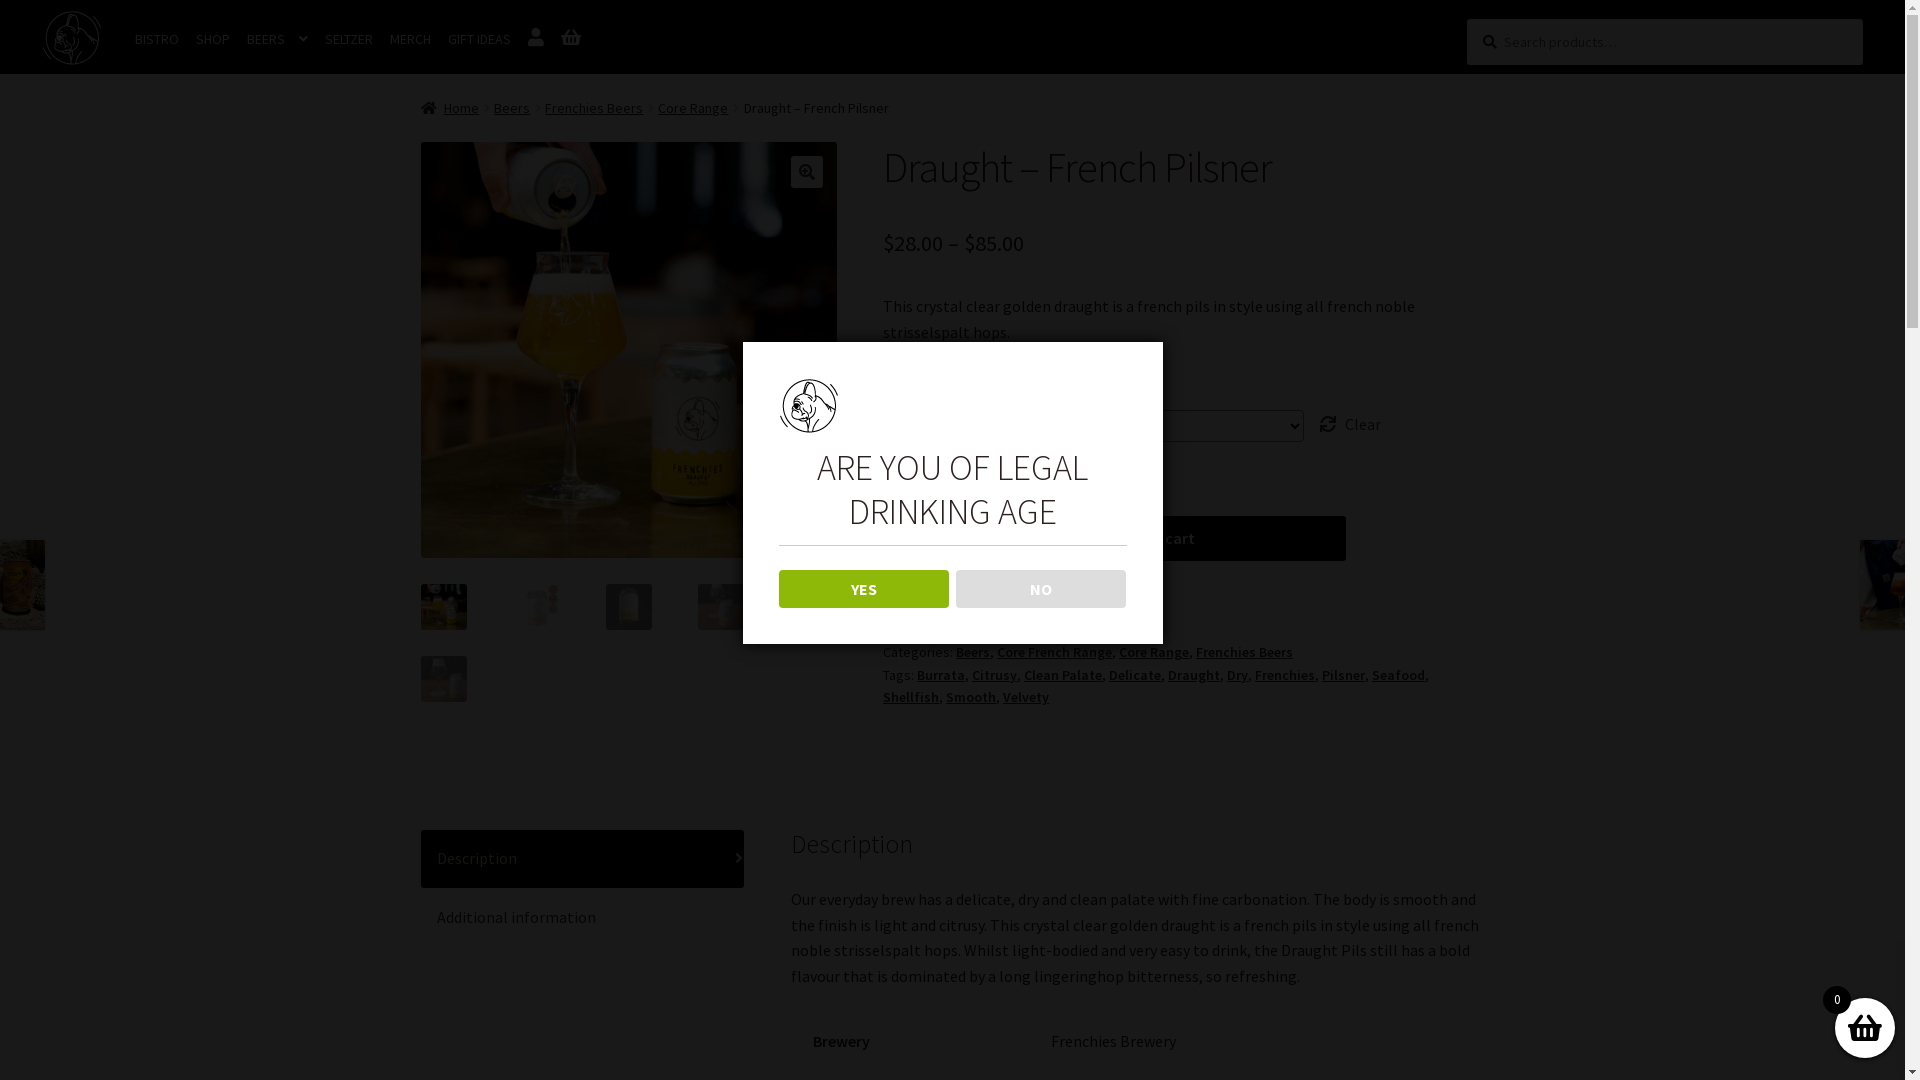  I want to click on 'Citrusy', so click(994, 675).